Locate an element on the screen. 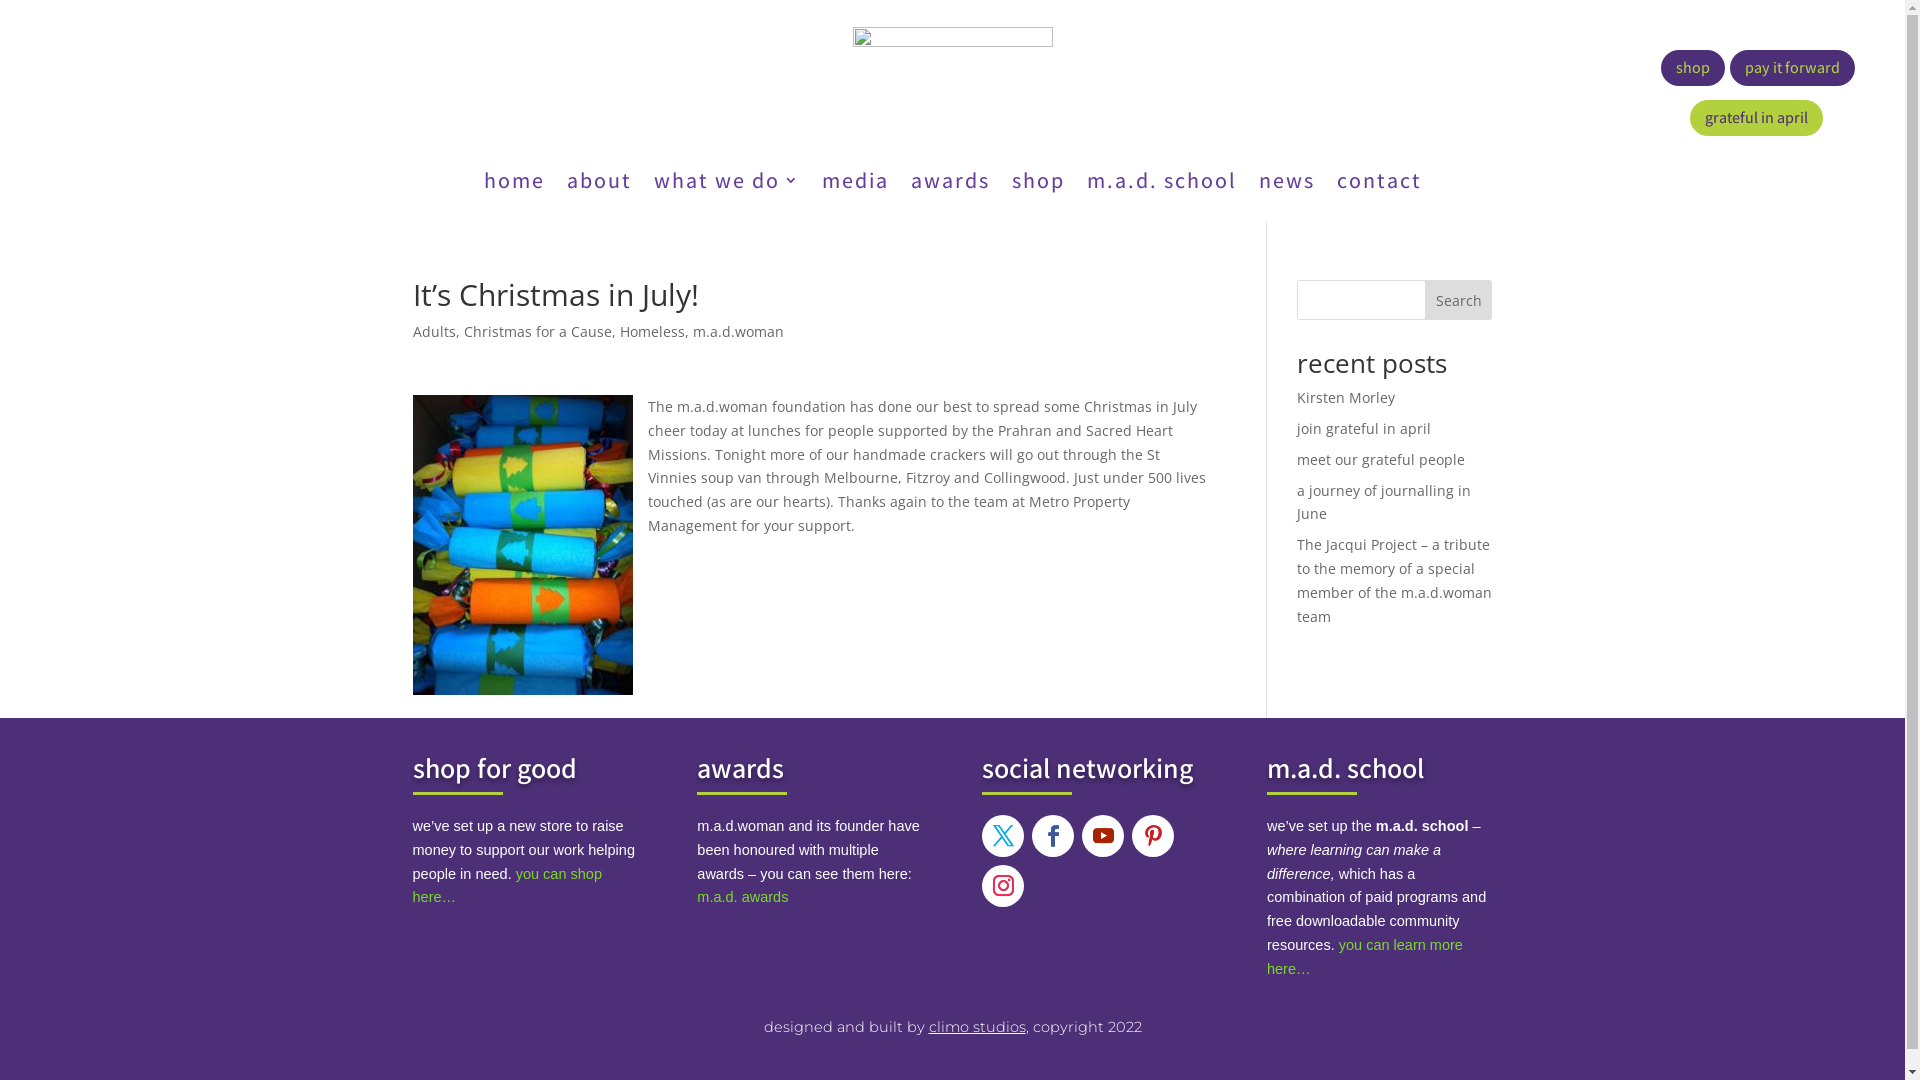 The height and width of the screenshot is (1080, 1920). 'shop' is located at coordinates (1012, 184).